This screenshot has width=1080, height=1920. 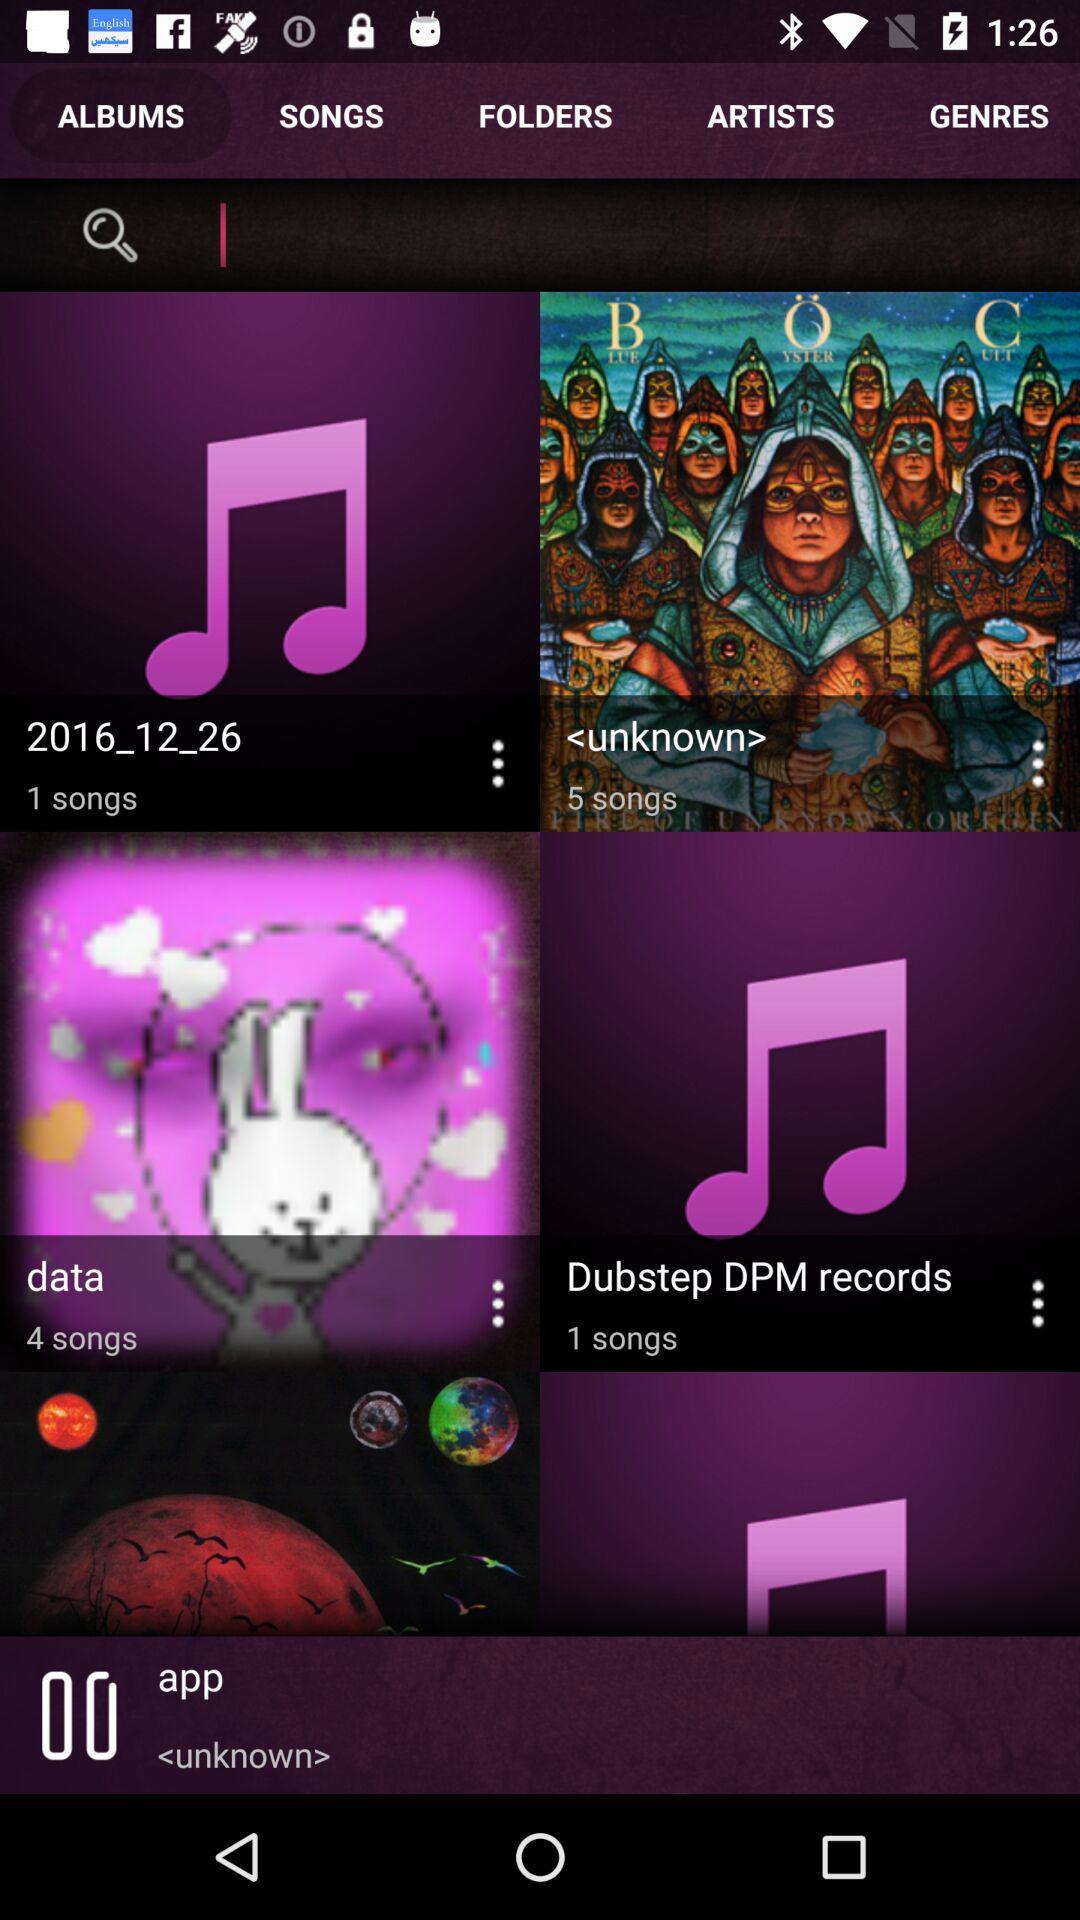 What do you see at coordinates (77, 1714) in the screenshot?
I see `the pause icon` at bounding box center [77, 1714].